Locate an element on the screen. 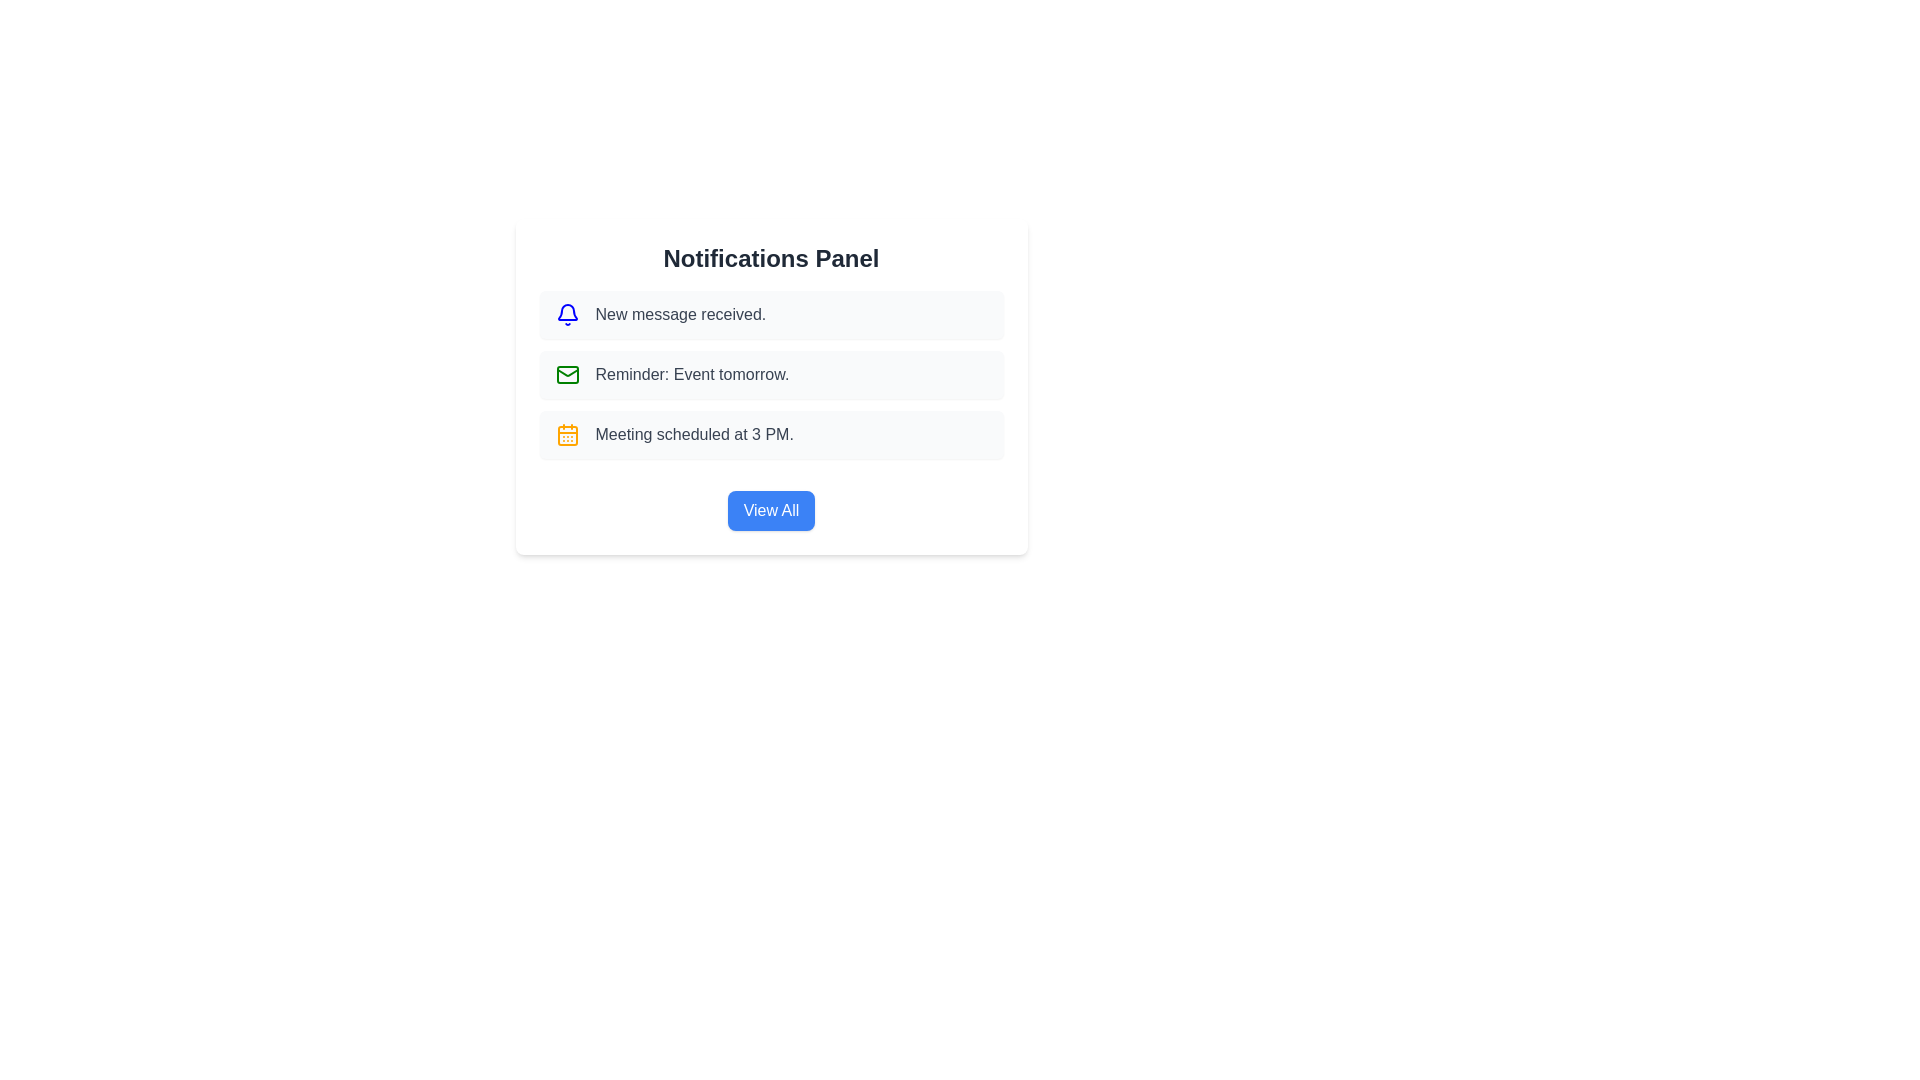 This screenshot has width=1920, height=1080. the Text Label displaying 'Reminder: Event tomorrow.' in the Notifications Panel, located in the second row of notifications is located at coordinates (692, 374).